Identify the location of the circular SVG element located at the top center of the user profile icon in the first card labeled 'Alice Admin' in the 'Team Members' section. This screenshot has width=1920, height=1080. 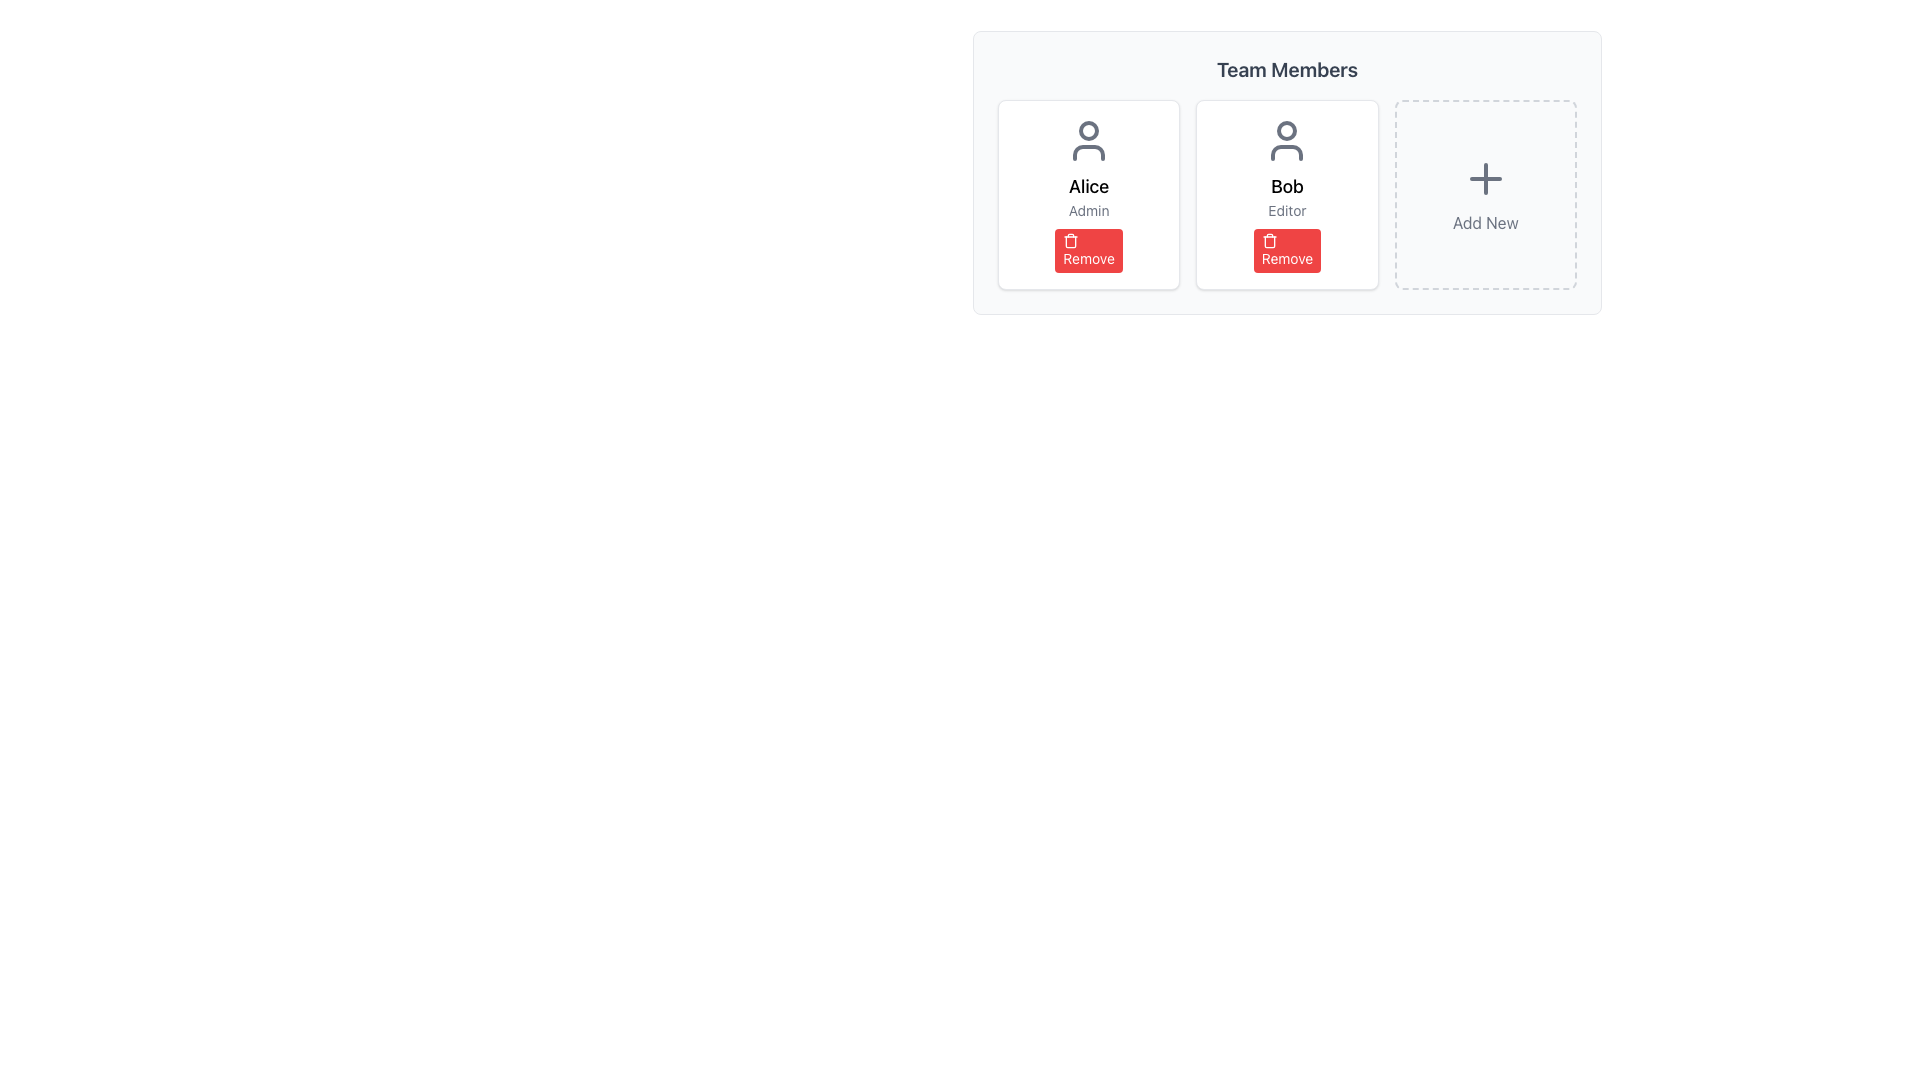
(1088, 131).